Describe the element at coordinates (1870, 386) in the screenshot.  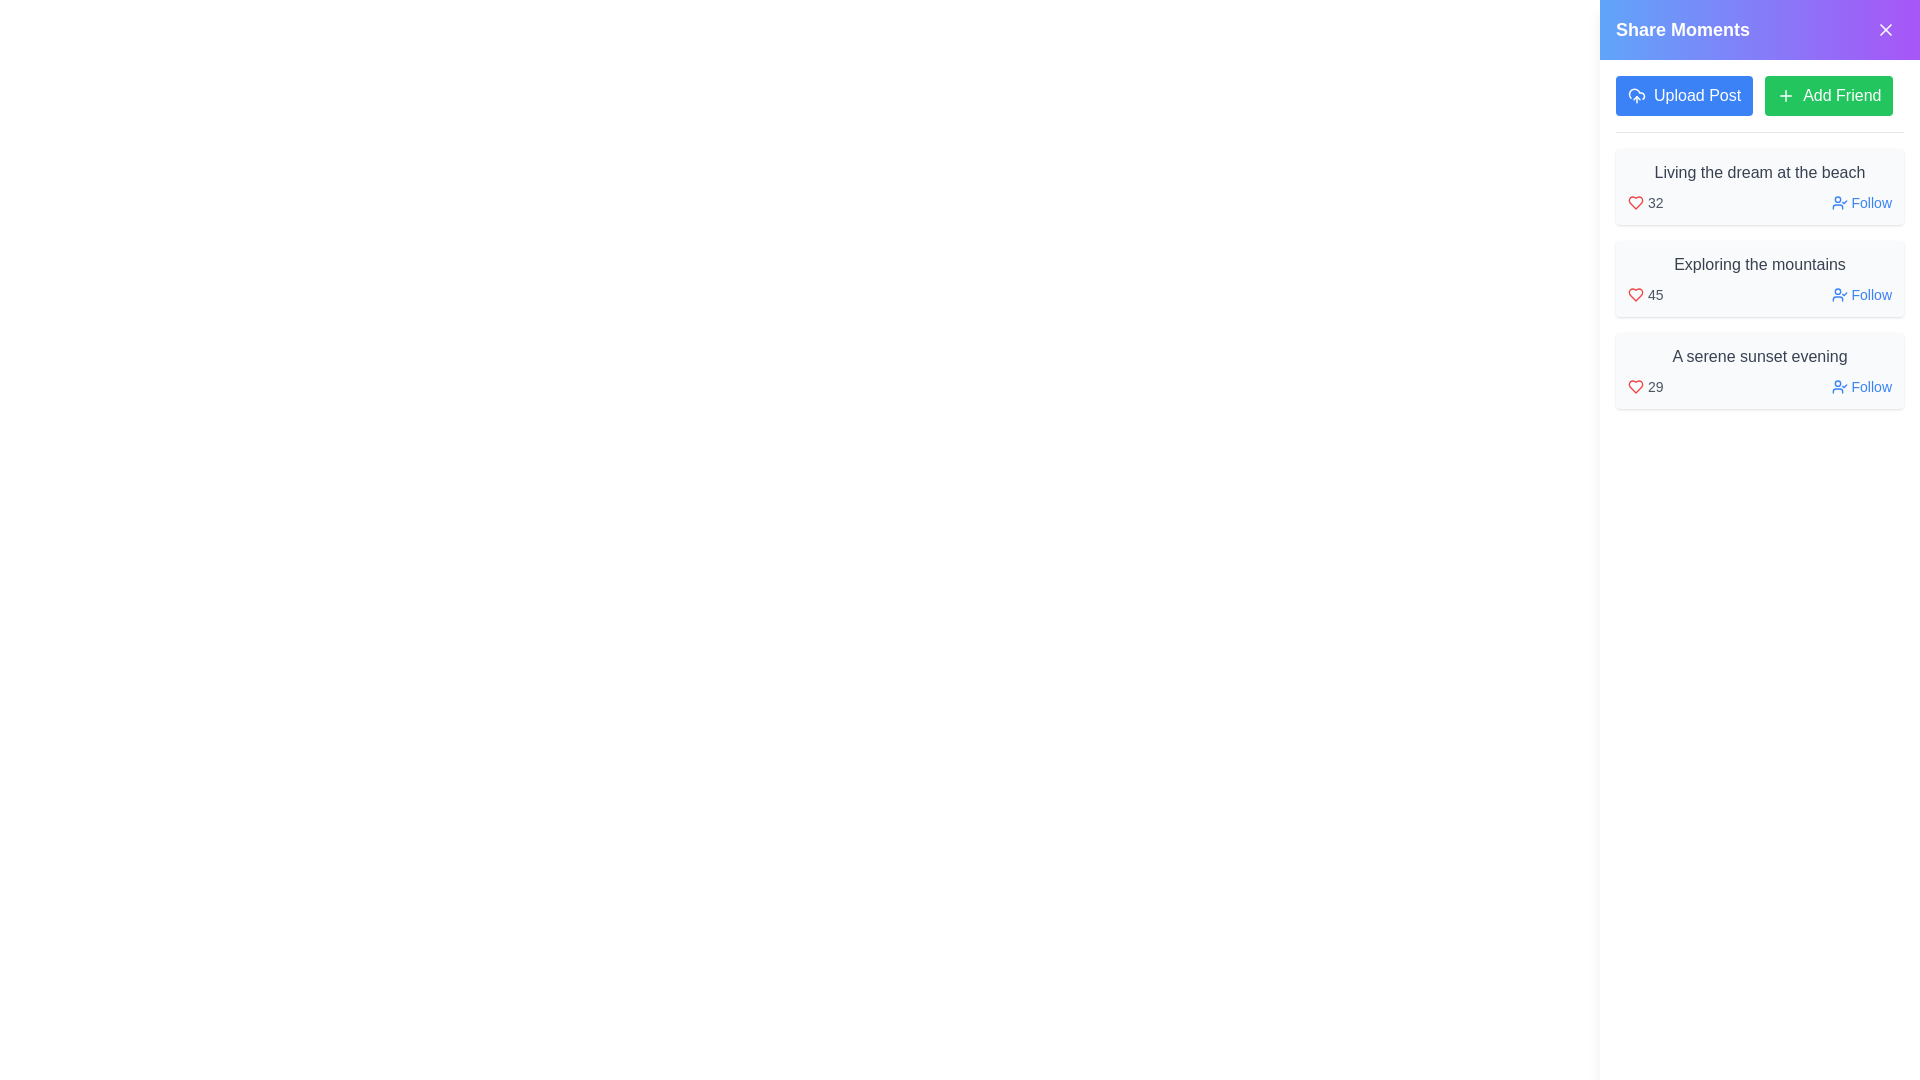
I see `the 'Follow' button styled in blue located in the bottom-right corner of the post block labeled 'A serene sunset evening' to follow the user or post` at that location.